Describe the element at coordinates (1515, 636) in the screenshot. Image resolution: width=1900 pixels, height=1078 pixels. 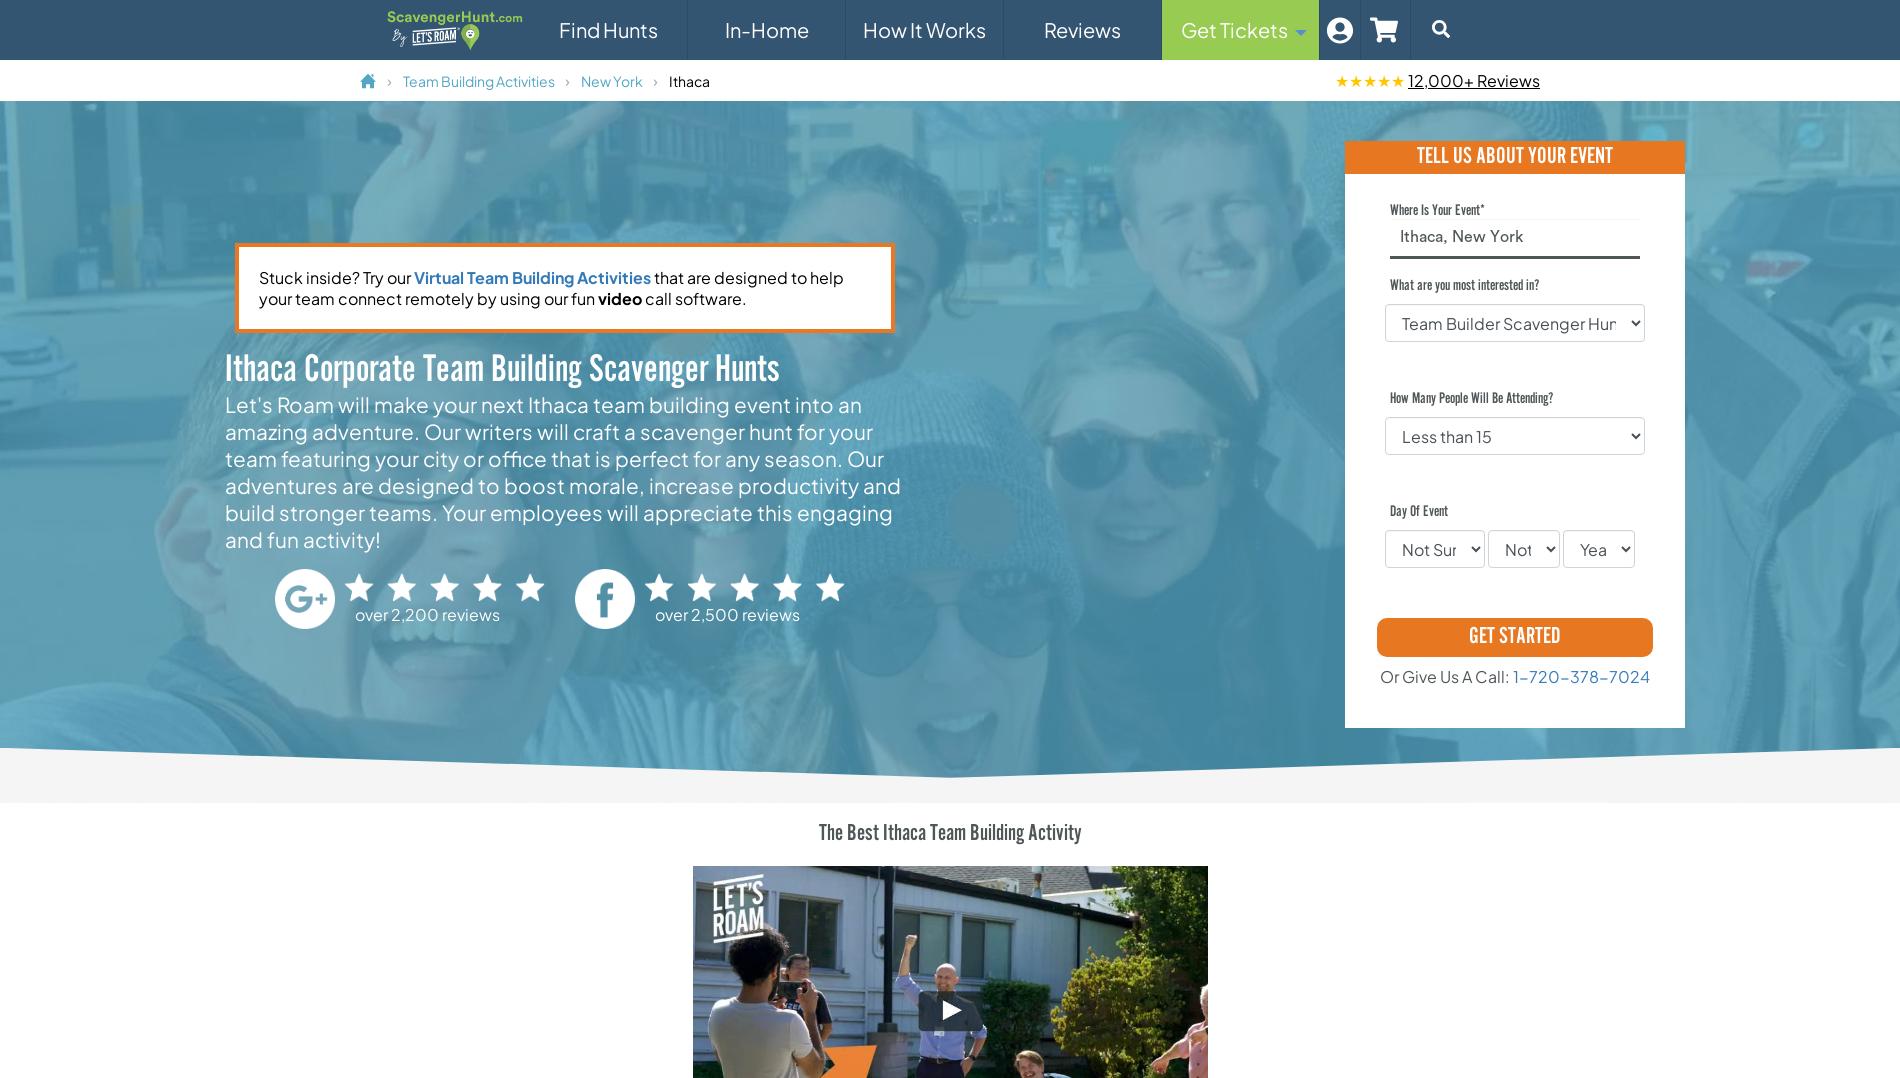
I see `'GET STARTED'` at that location.